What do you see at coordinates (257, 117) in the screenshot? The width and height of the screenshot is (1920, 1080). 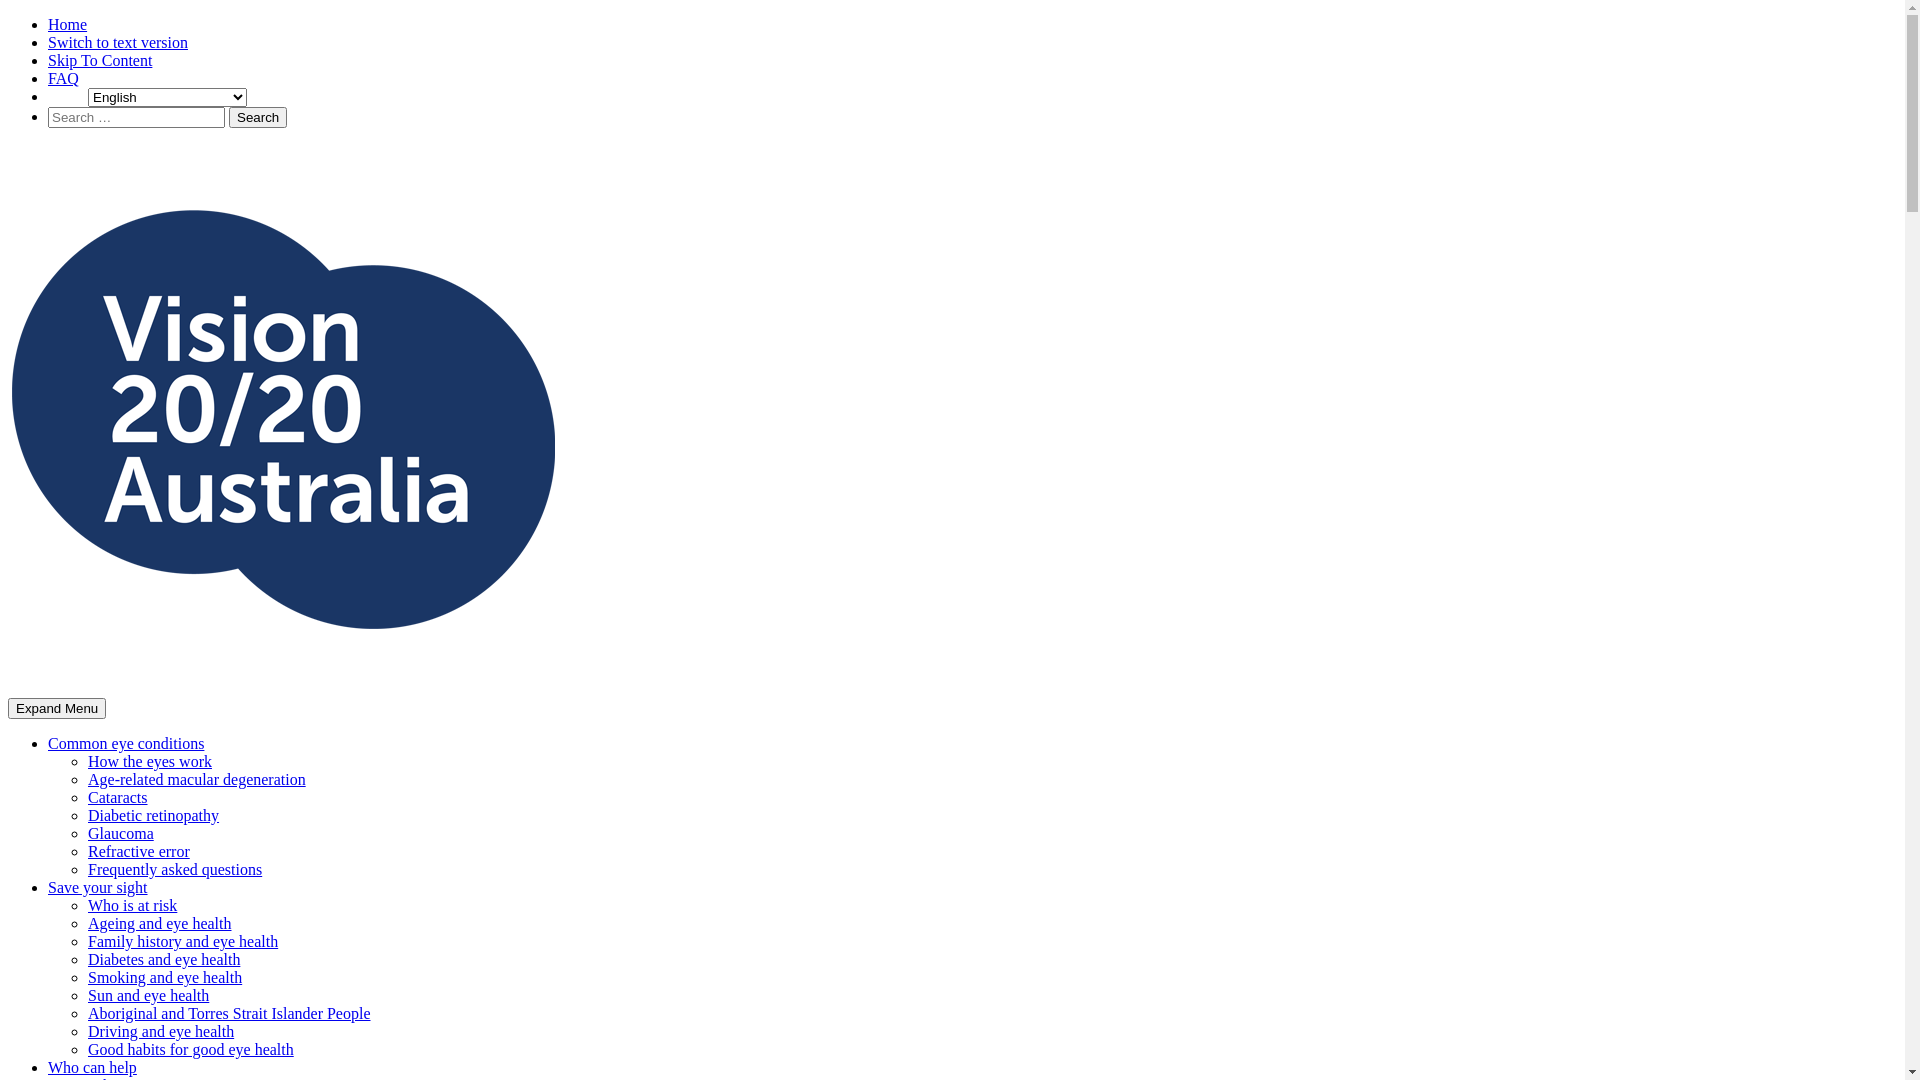 I see `'Search'` at bounding box center [257, 117].